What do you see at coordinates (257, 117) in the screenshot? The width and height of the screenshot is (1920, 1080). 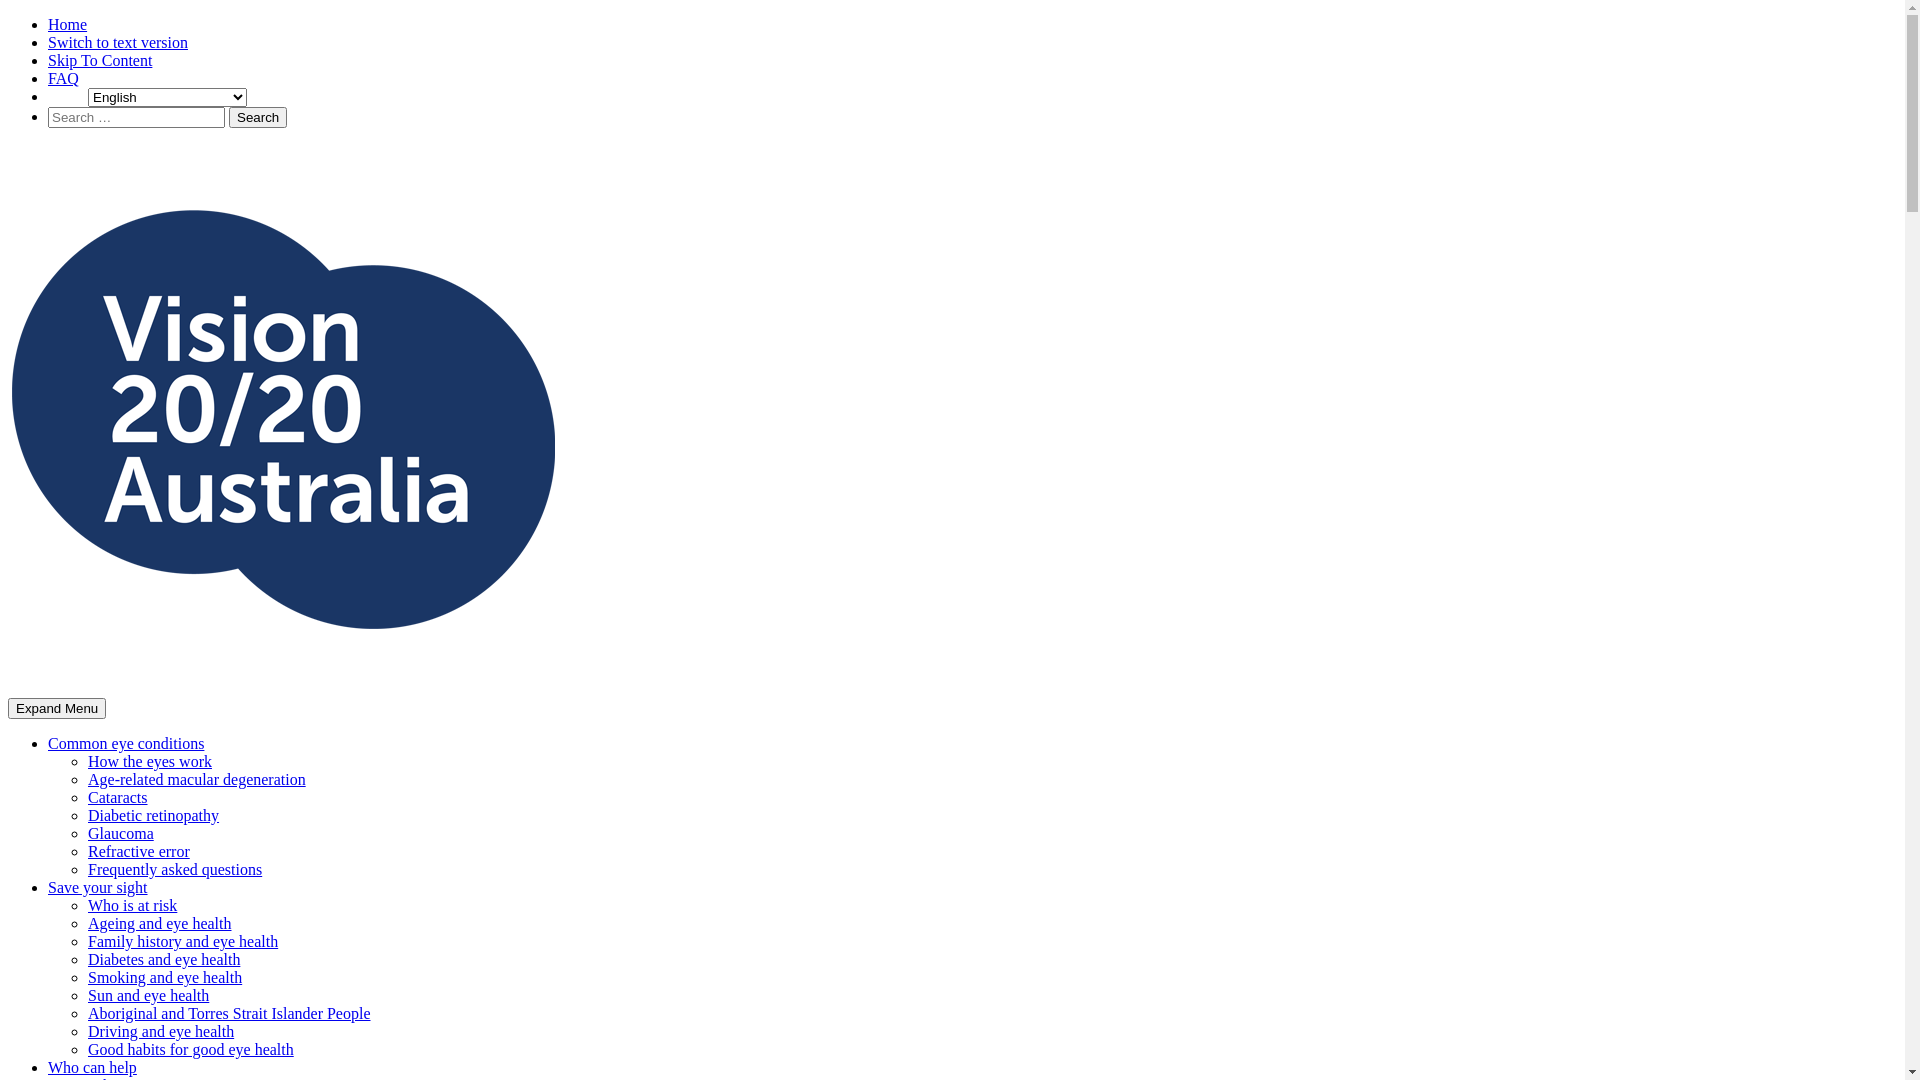 I see `'Search'` at bounding box center [257, 117].